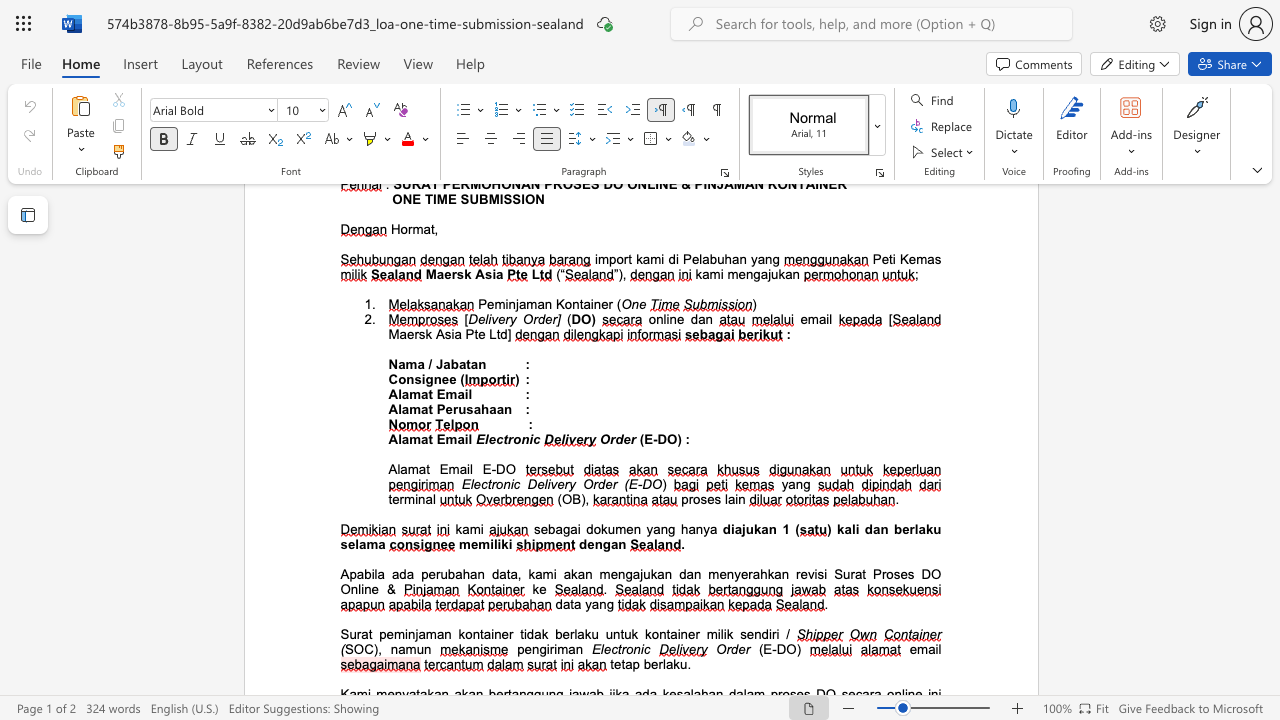 The image size is (1280, 720). What do you see at coordinates (597, 484) in the screenshot?
I see `the space between the continuous character "r" and "d" in the text` at bounding box center [597, 484].